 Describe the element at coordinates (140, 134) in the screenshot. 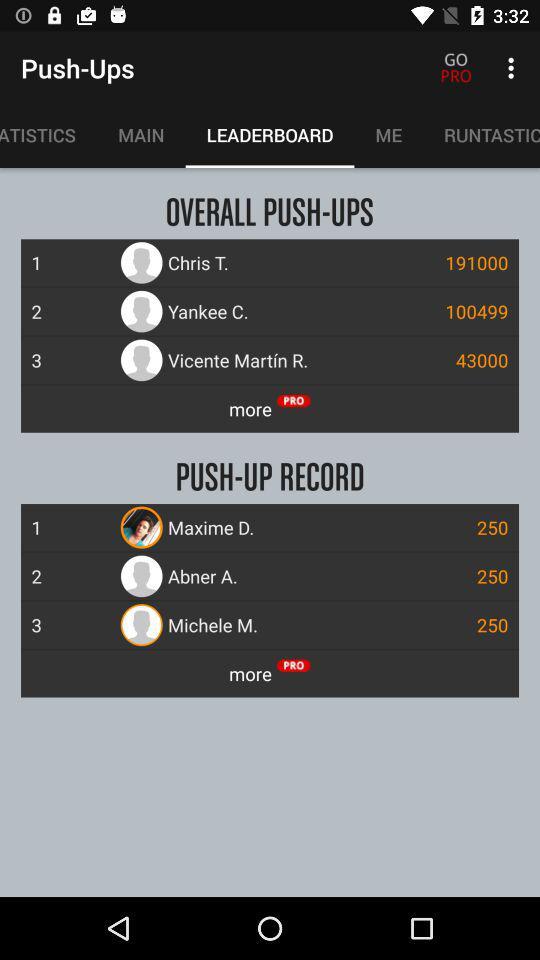

I see `the item to the left of the leaderboard item` at that location.